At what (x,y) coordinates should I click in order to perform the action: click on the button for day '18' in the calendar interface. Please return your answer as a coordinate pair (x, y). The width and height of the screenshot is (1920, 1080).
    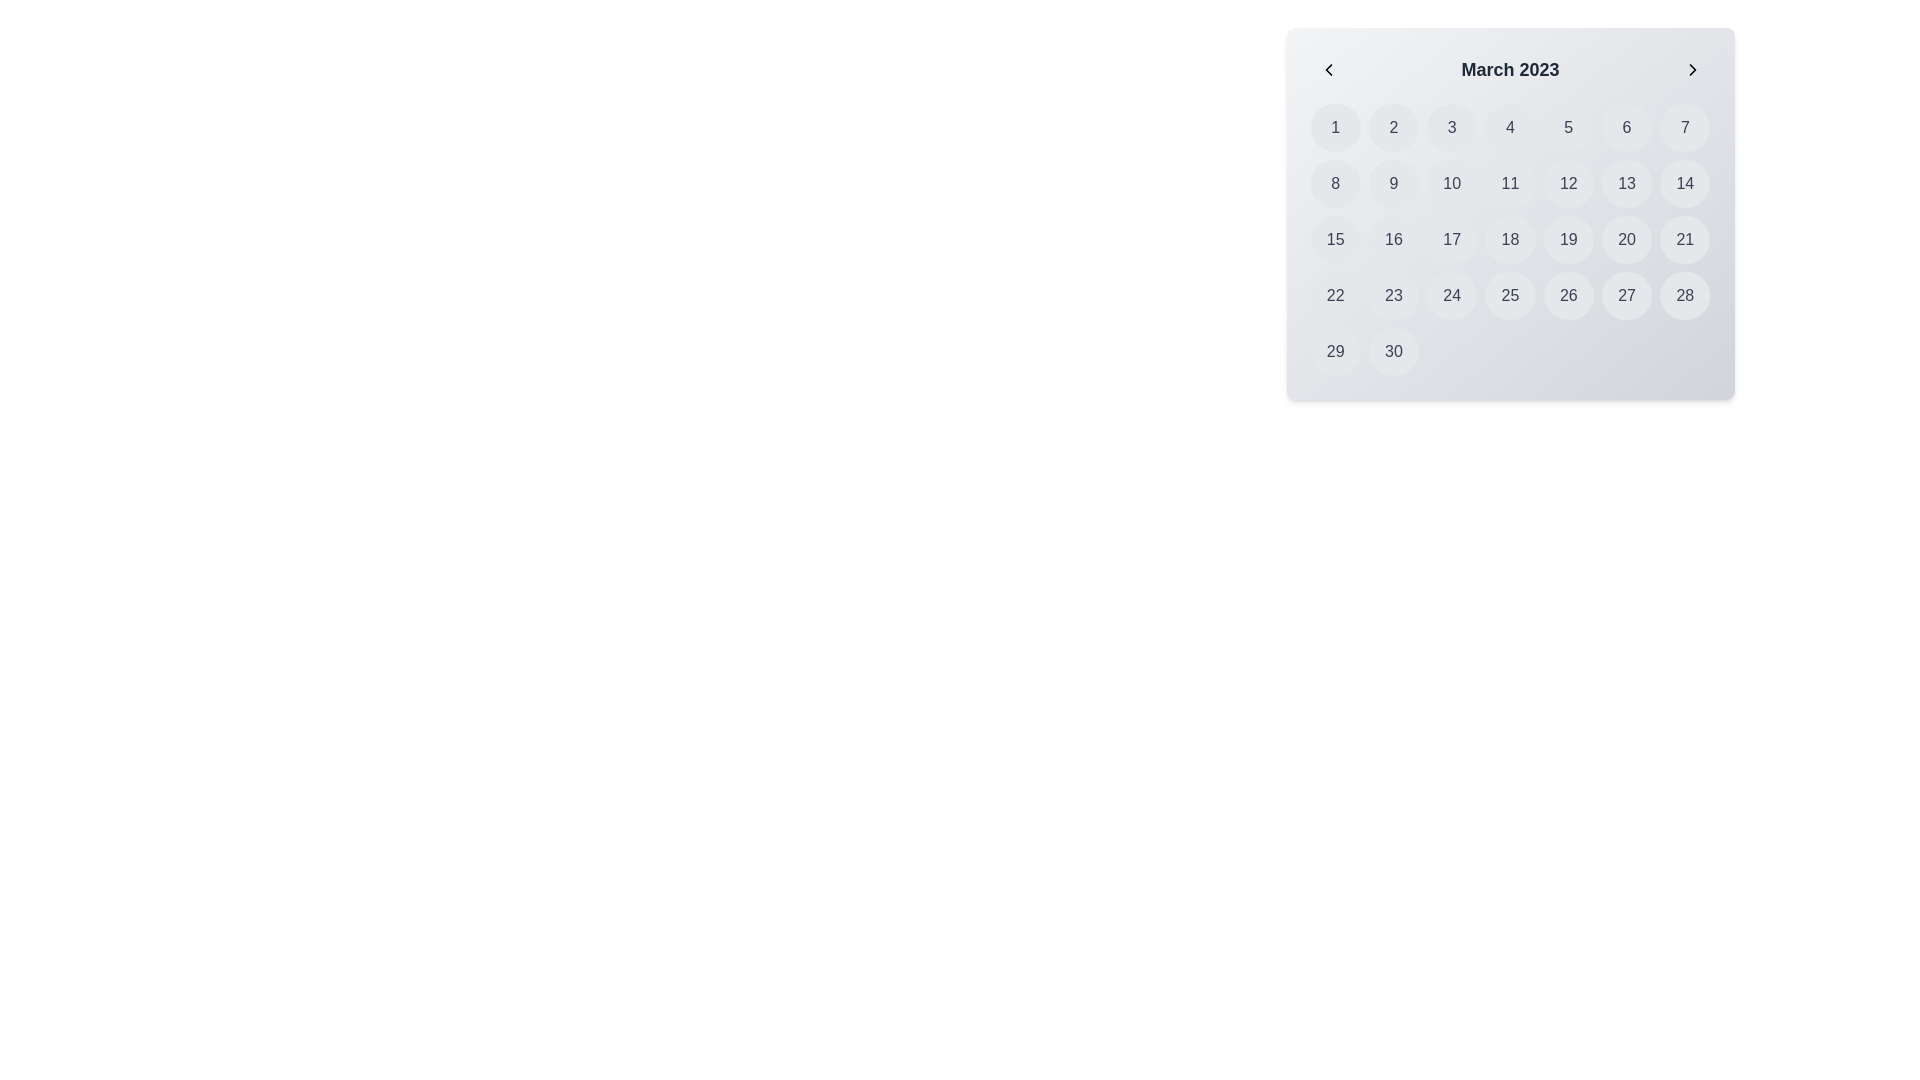
    Looking at the image, I should click on (1510, 238).